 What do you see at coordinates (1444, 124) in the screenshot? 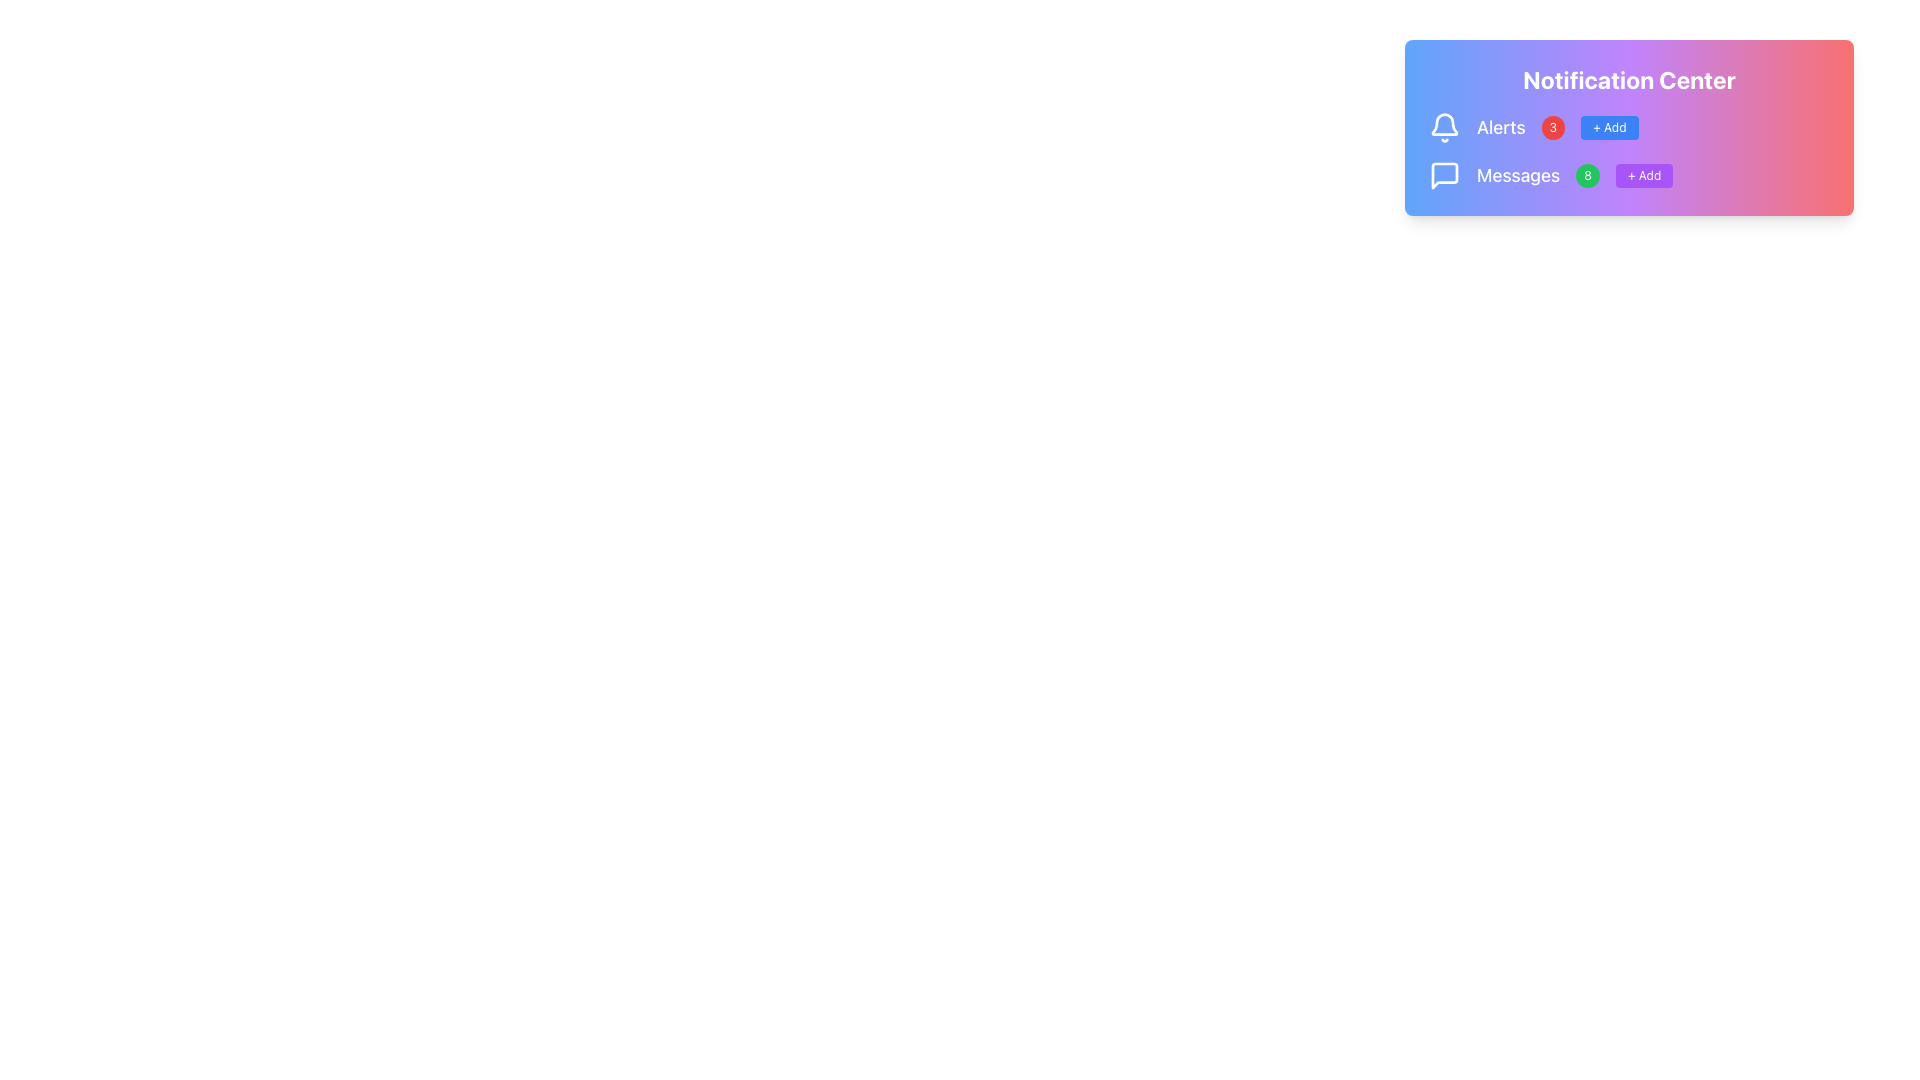
I see `the notification icon located in the Notification Center panel, to the left of the text labeled 'Alerts'` at bounding box center [1444, 124].